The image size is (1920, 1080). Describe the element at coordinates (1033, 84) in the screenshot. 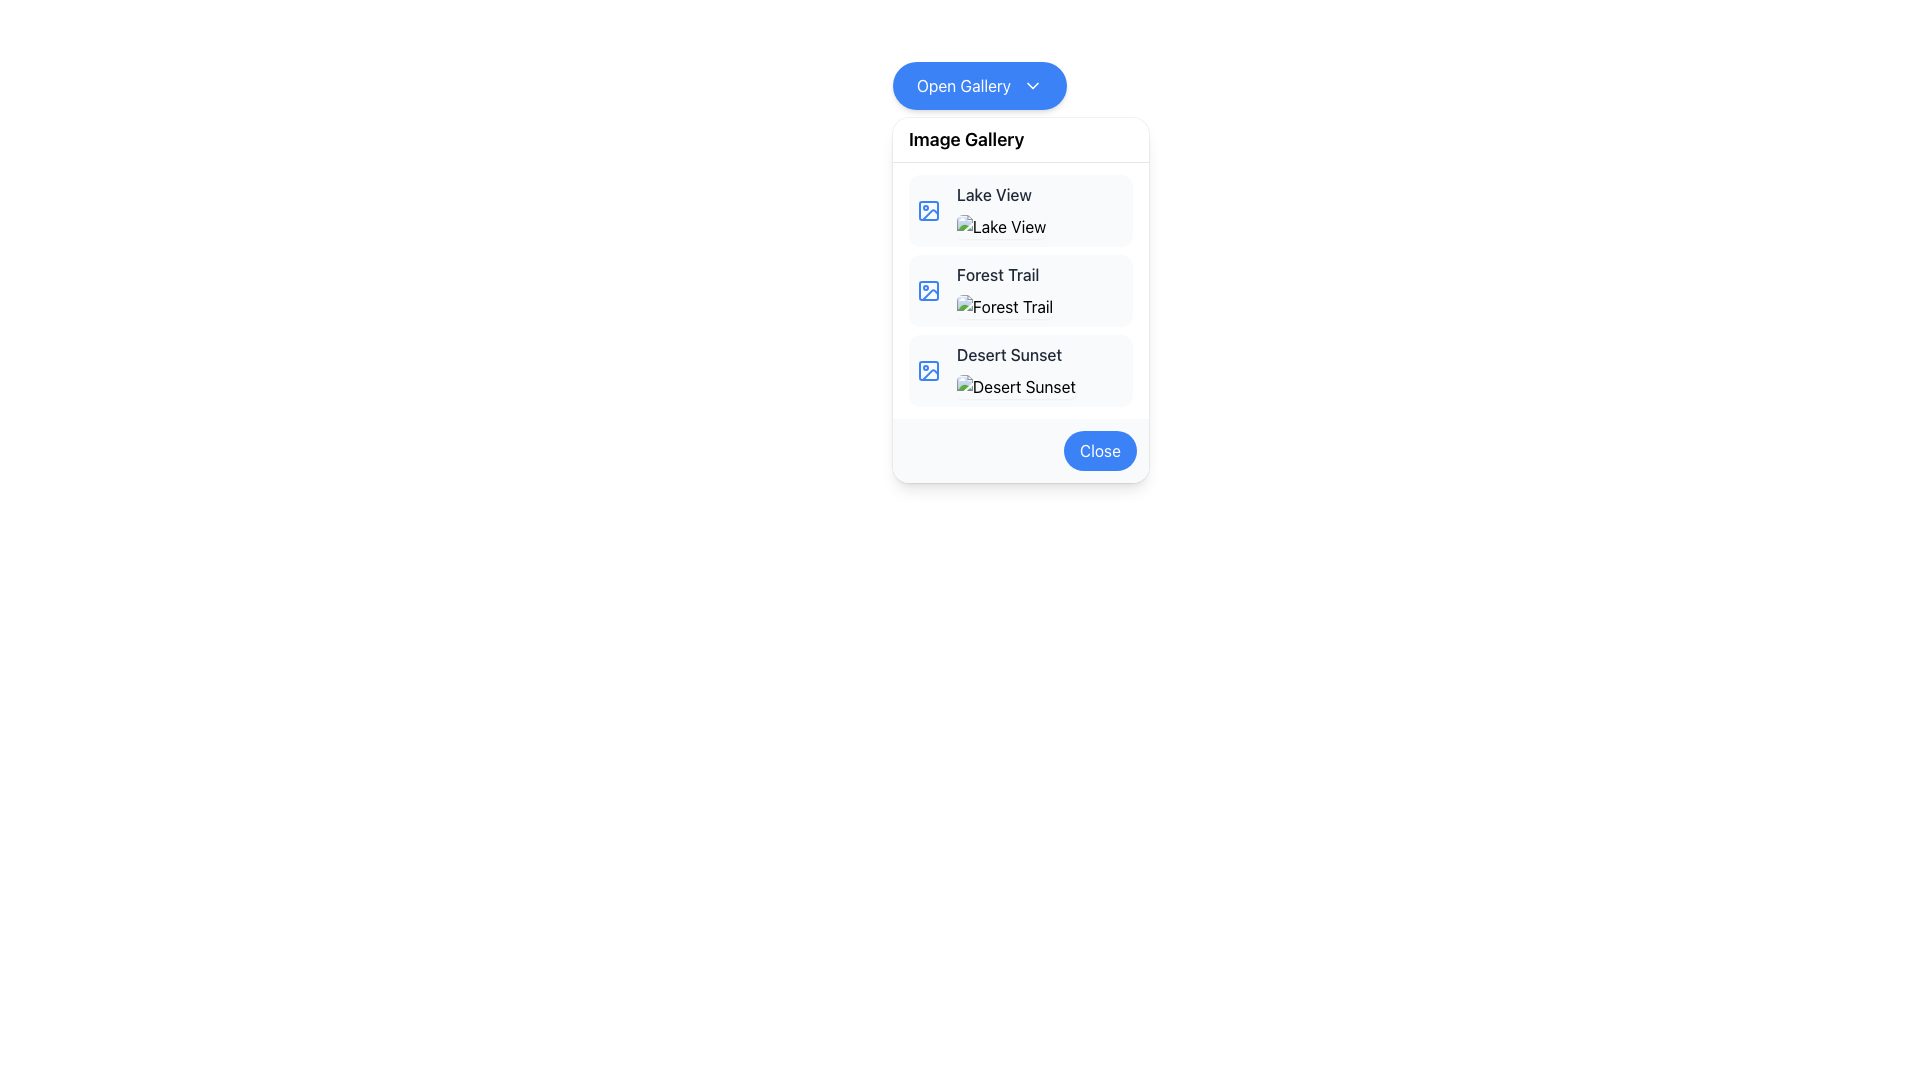

I see `the icon located on the right side of the 'Open Gallery' button` at that location.